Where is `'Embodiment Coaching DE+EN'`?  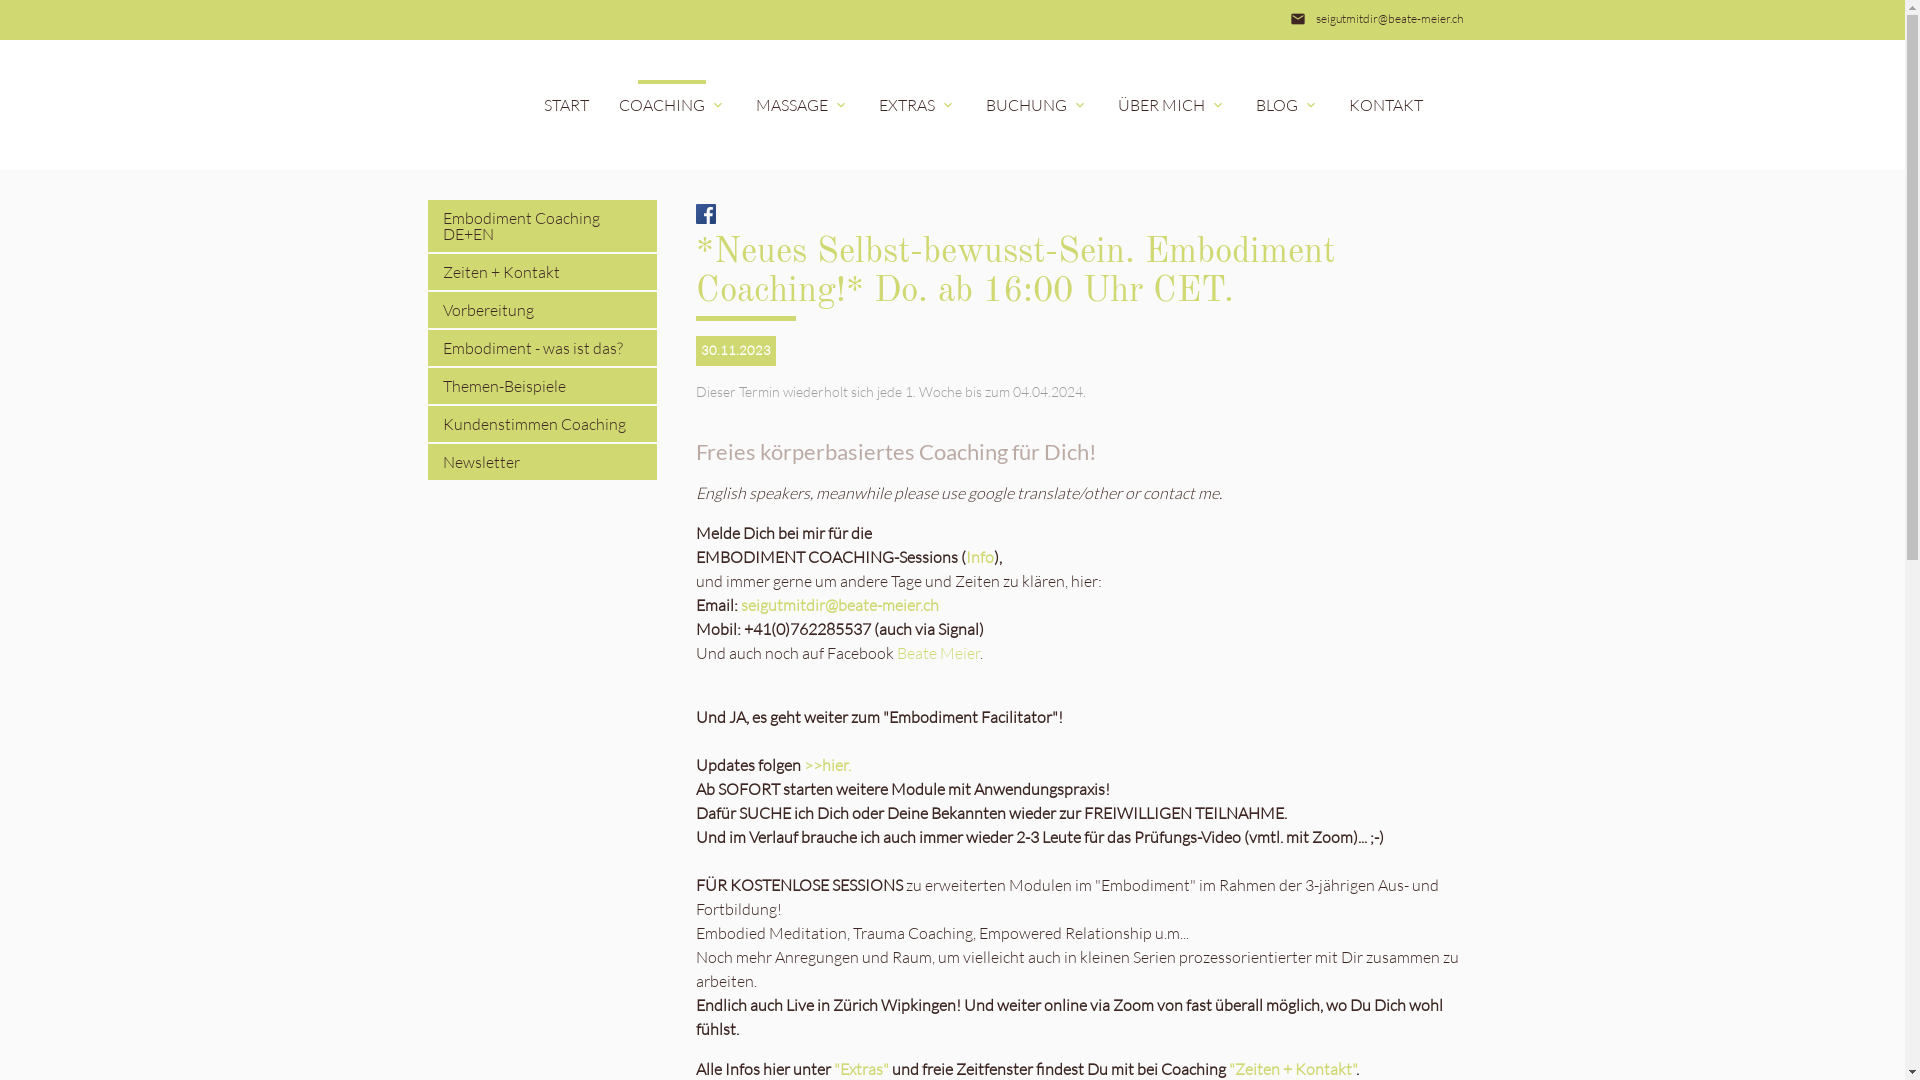
'Embodiment Coaching DE+EN' is located at coordinates (542, 225).